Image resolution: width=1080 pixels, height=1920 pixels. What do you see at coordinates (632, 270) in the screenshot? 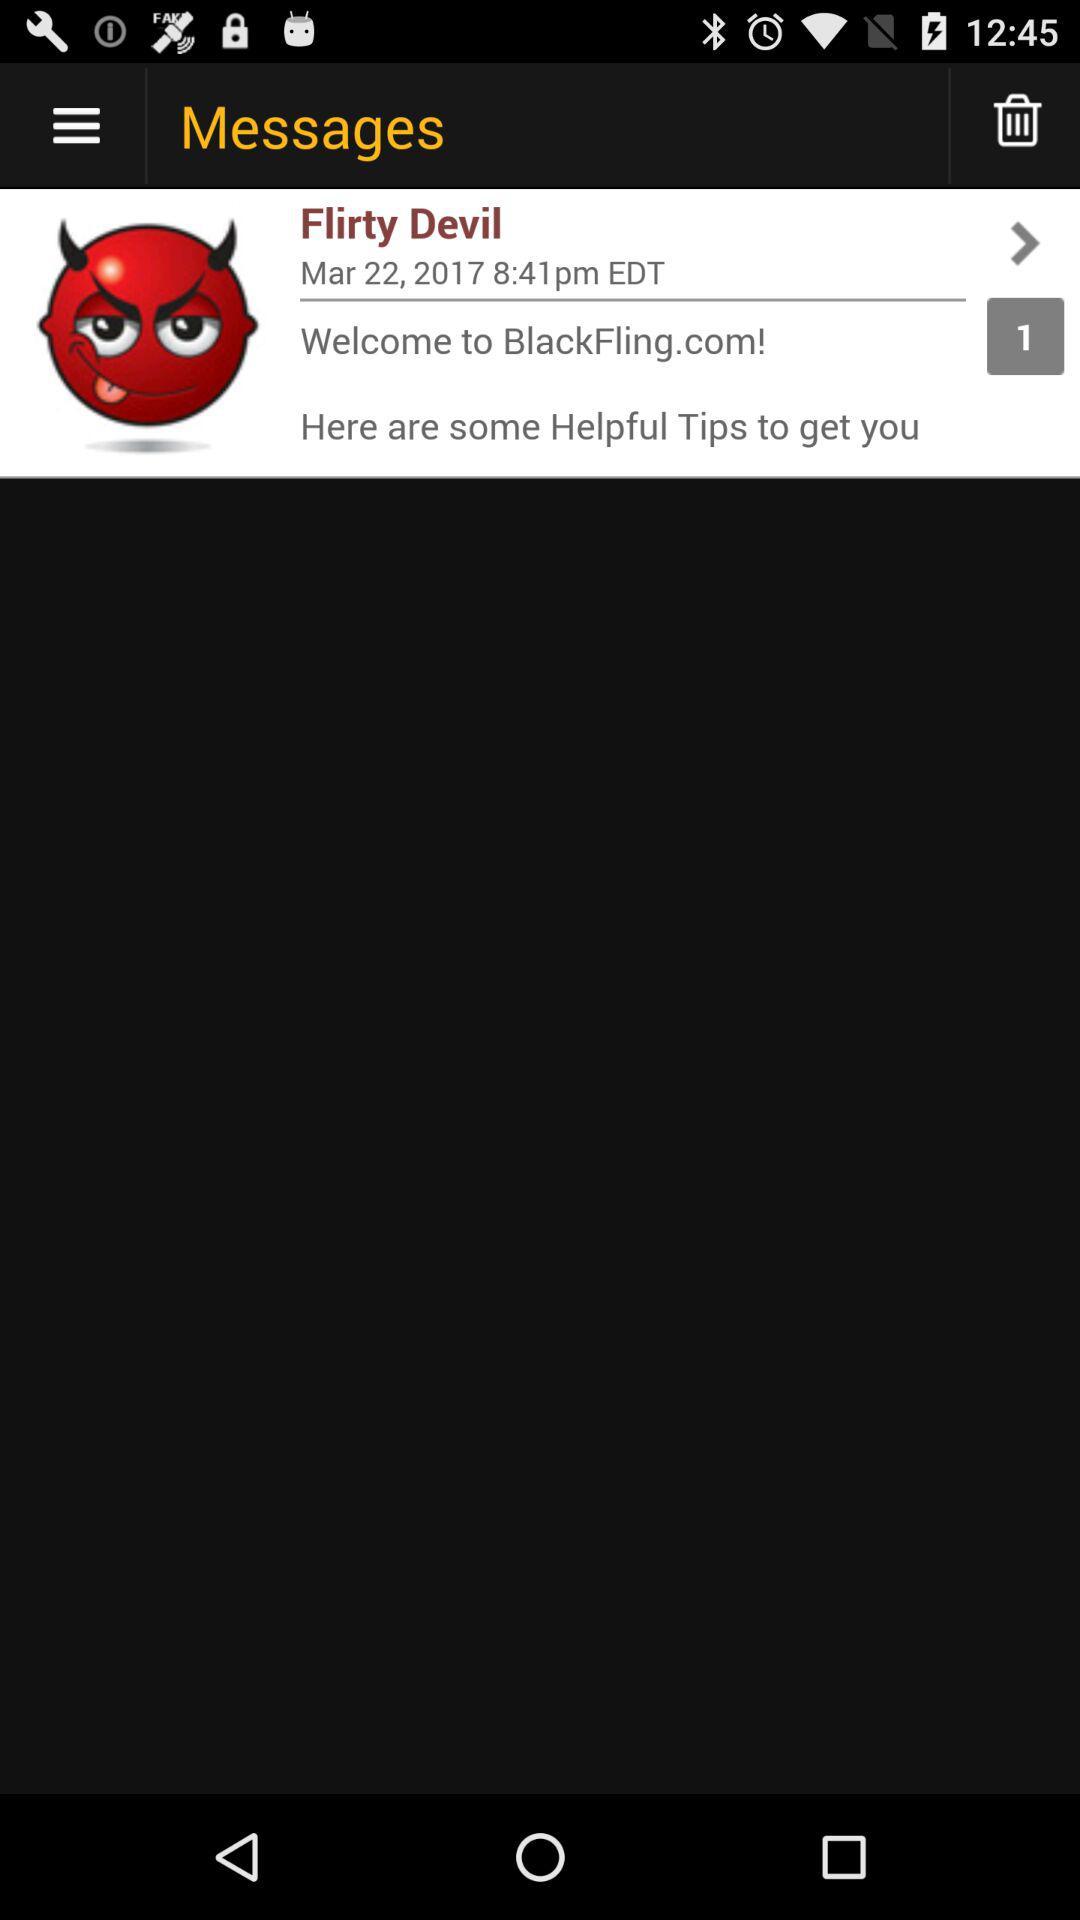
I see `app to the left of the 1 item` at bounding box center [632, 270].